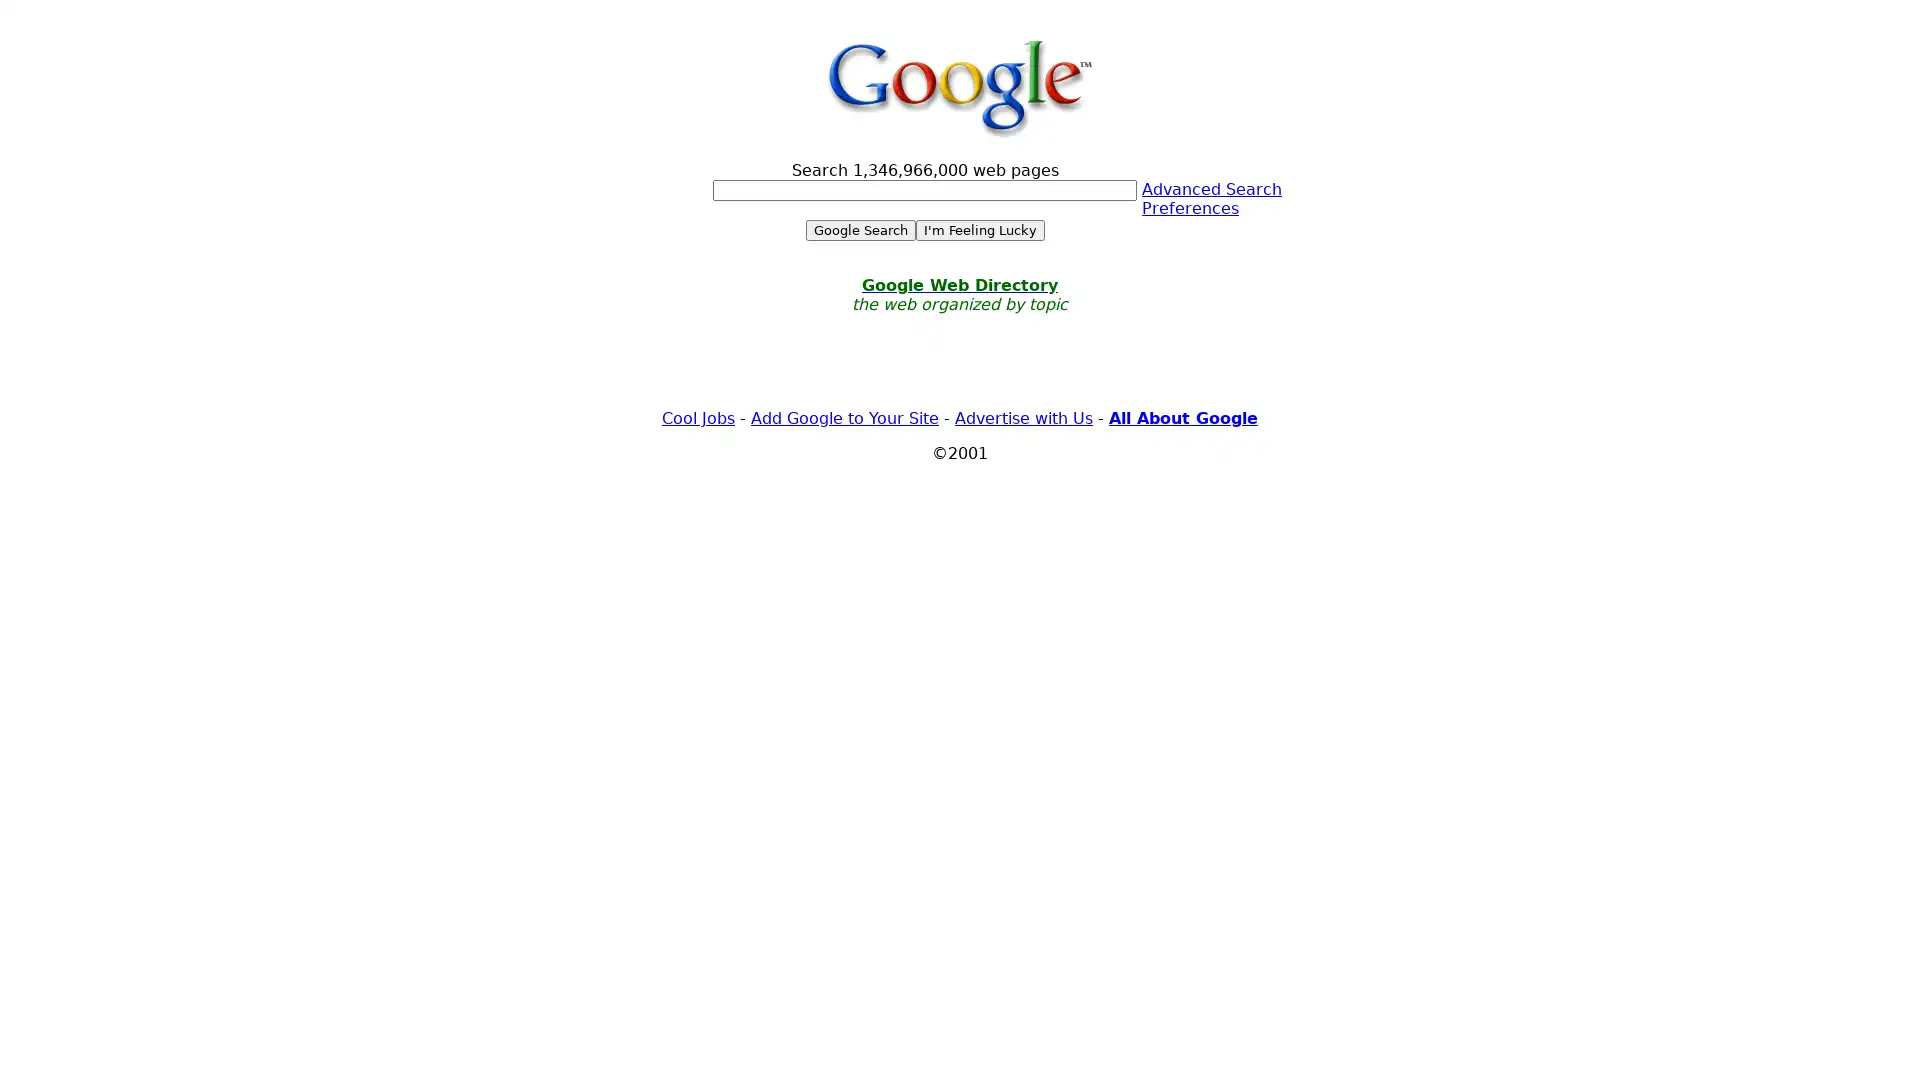 The height and width of the screenshot is (1080, 1920). I want to click on Google Search, so click(859, 229).